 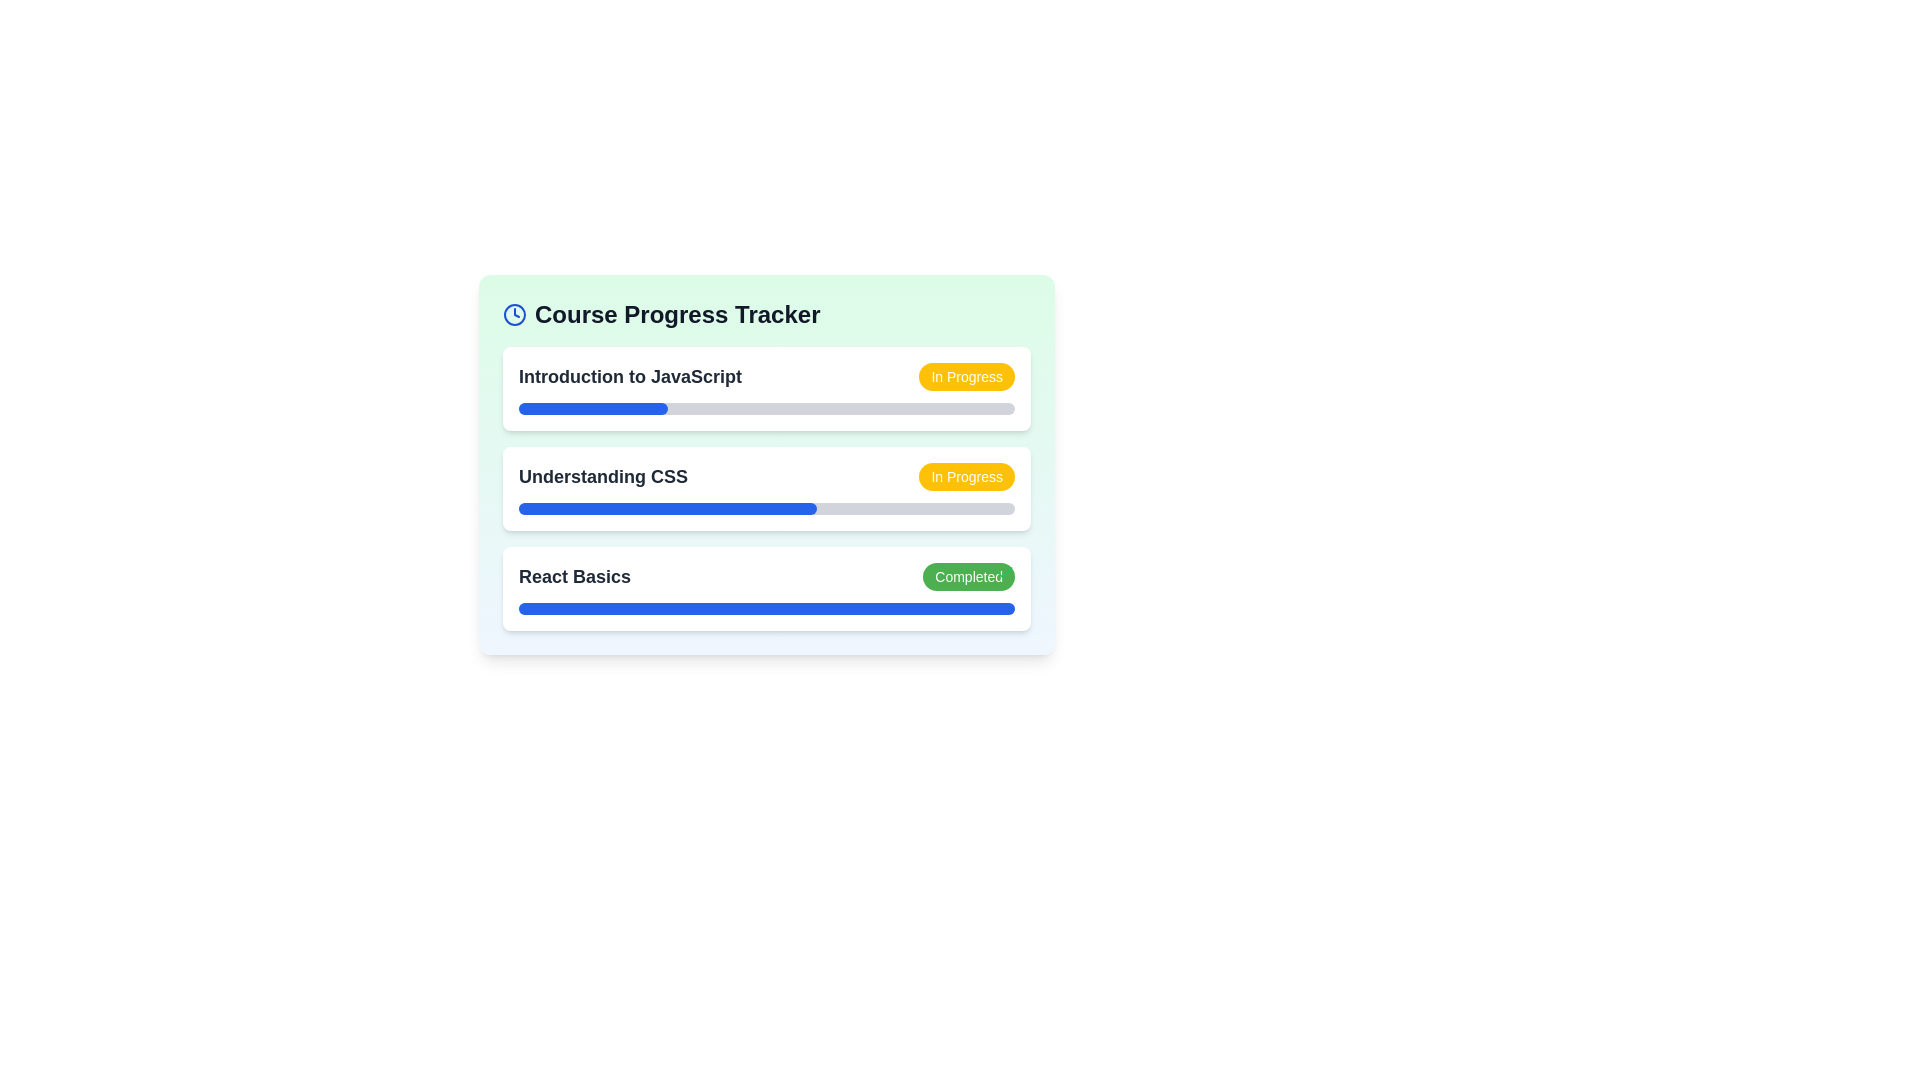 I want to click on progress details from the 'Understanding CSS' Progress card, which is the second card in the vertical list of progress cards within the 'Course Progress Tracker' section, so click(x=766, y=489).